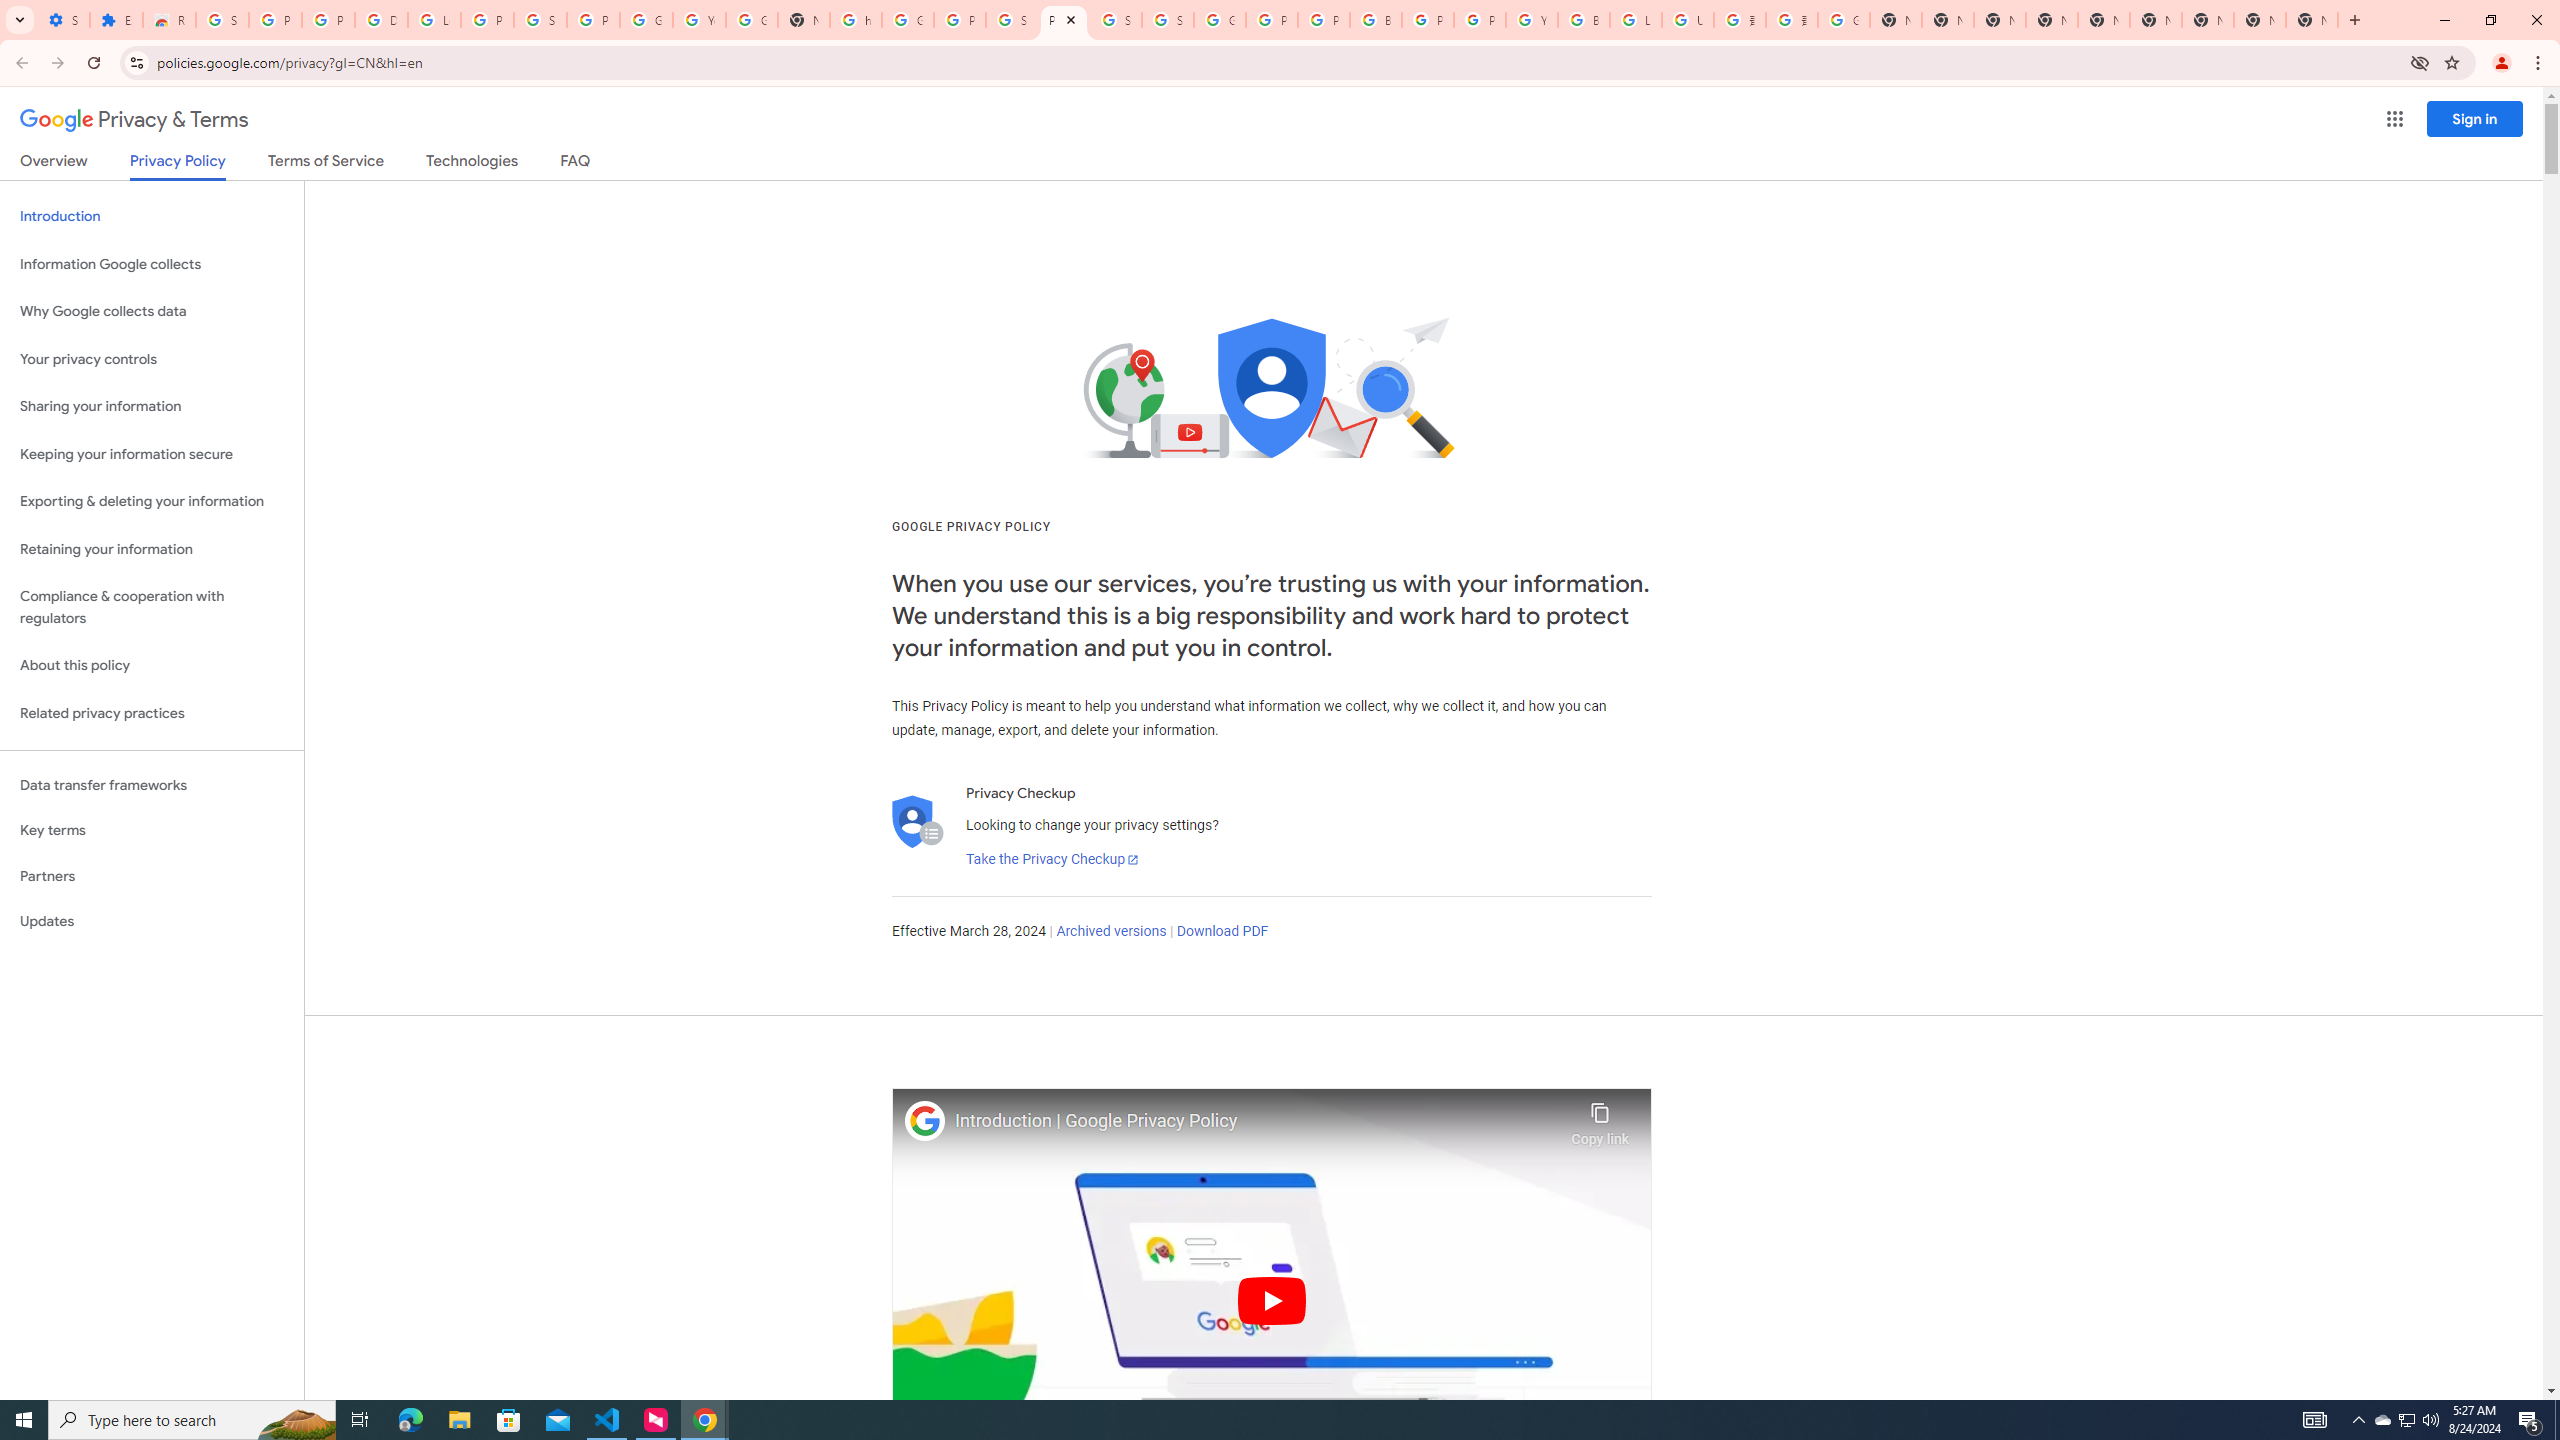  What do you see at coordinates (151, 712) in the screenshot?
I see `'Related privacy practices'` at bounding box center [151, 712].